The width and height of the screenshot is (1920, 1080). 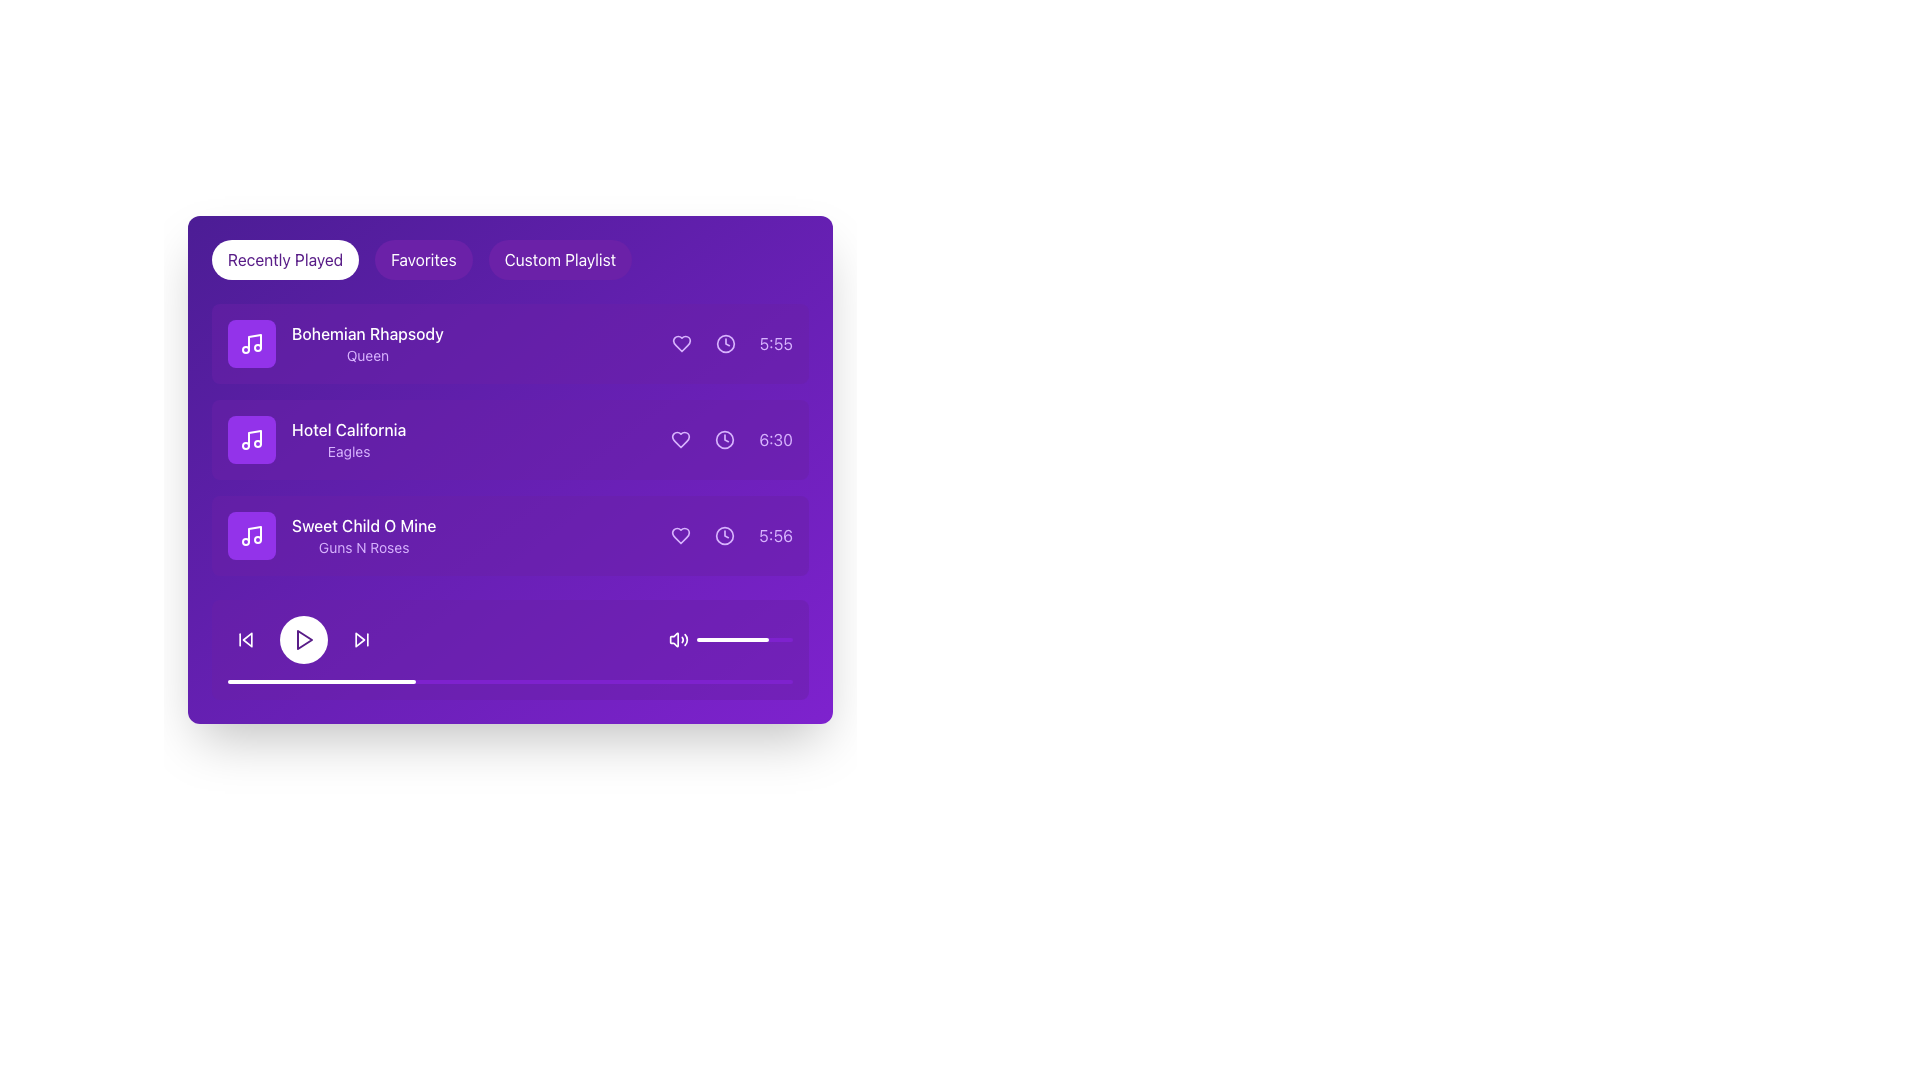 What do you see at coordinates (780, 681) in the screenshot?
I see `the progress bar` at bounding box center [780, 681].